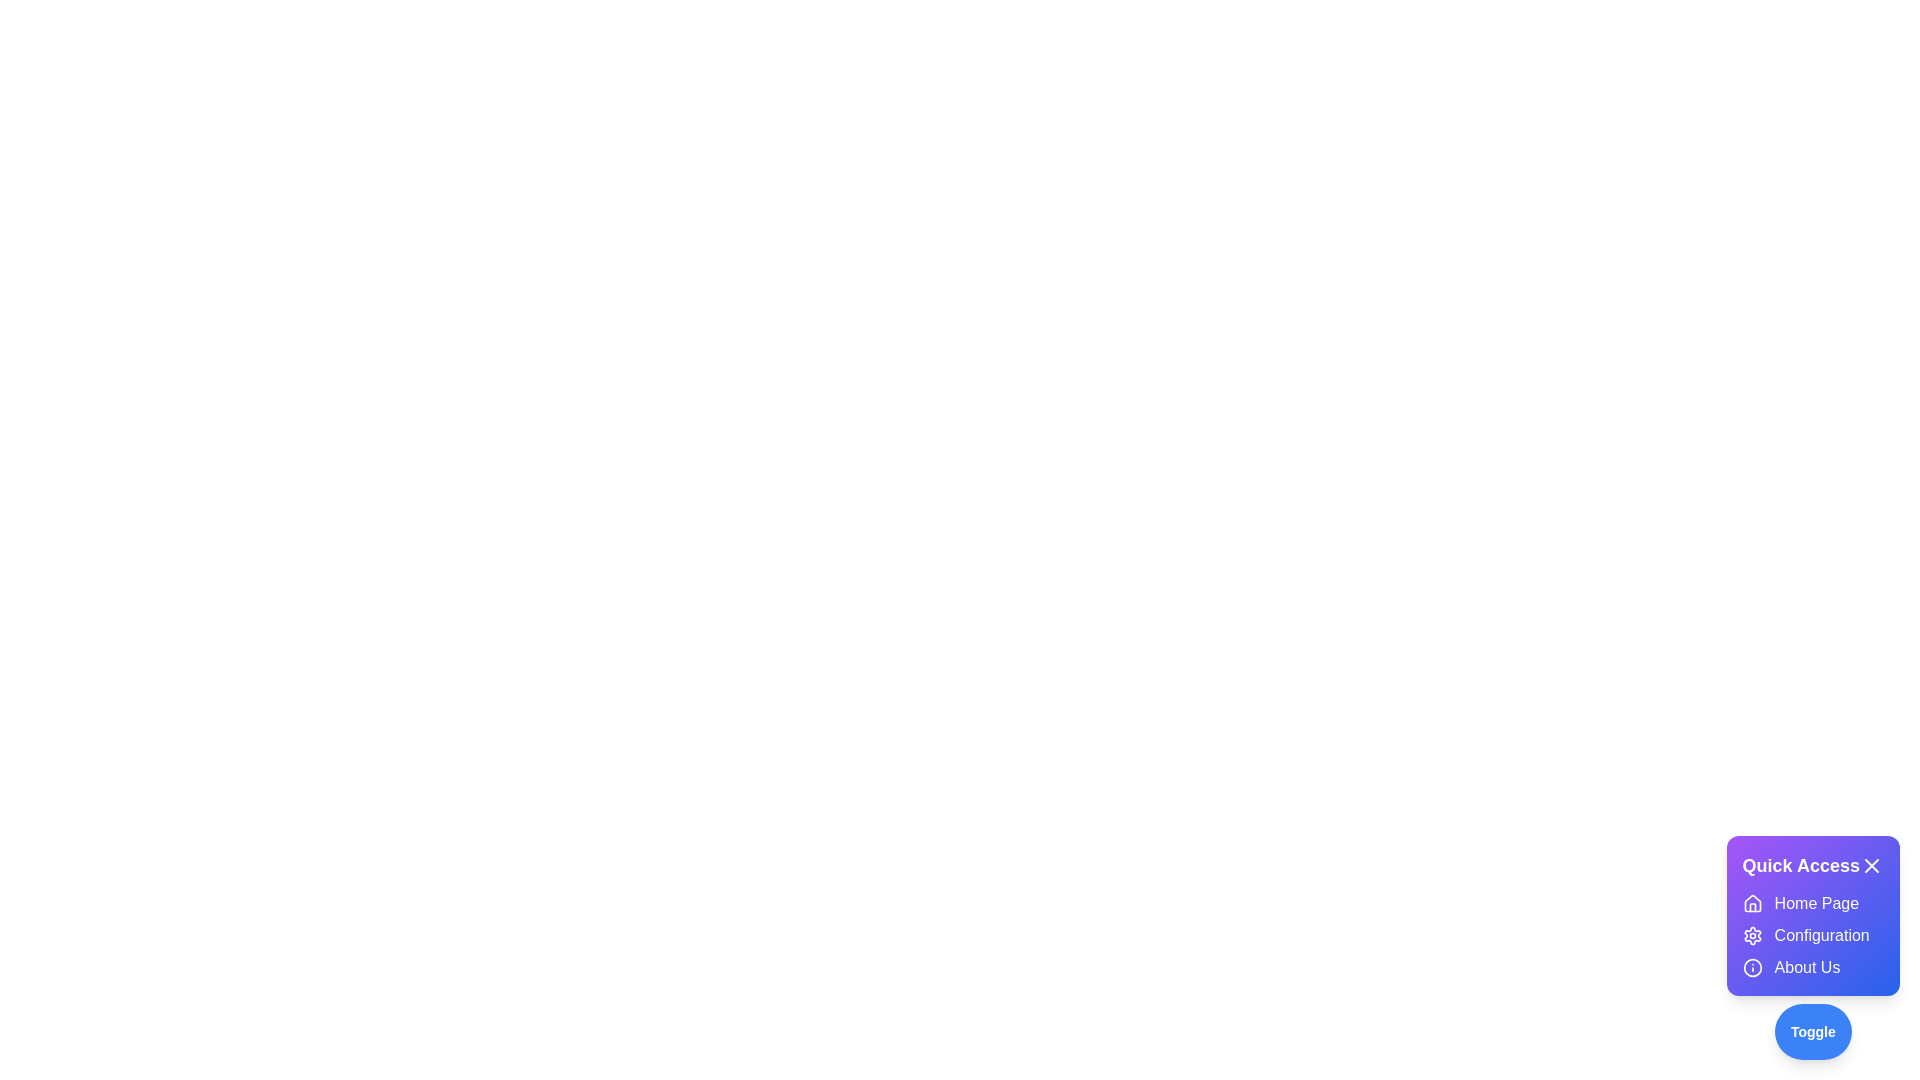  Describe the element at coordinates (1813, 865) in the screenshot. I see `text from the Header element located at the top of the menu, which includes an 'X' button for closing or minimizing the menu` at that location.